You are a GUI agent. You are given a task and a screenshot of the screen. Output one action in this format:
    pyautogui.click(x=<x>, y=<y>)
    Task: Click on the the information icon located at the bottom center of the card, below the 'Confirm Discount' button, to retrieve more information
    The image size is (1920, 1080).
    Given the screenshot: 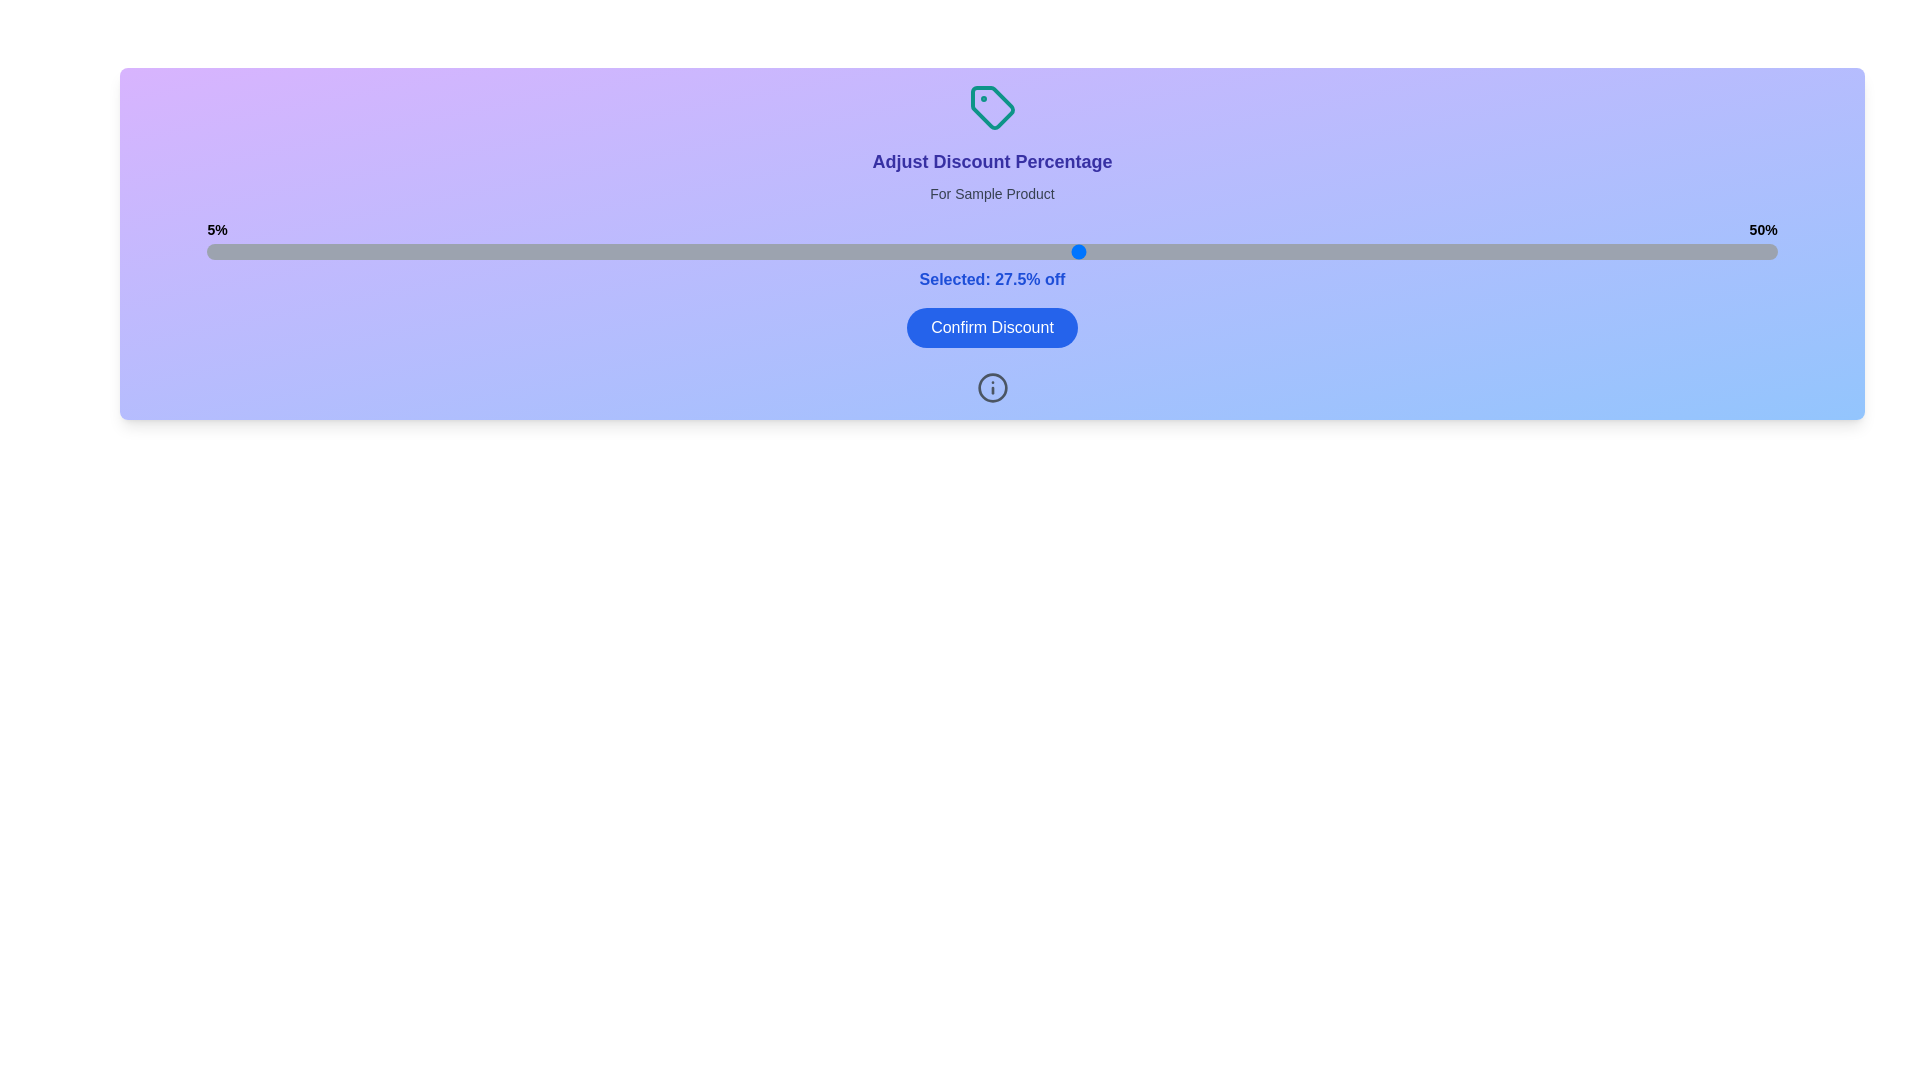 What is the action you would take?
    pyautogui.click(x=992, y=388)
    